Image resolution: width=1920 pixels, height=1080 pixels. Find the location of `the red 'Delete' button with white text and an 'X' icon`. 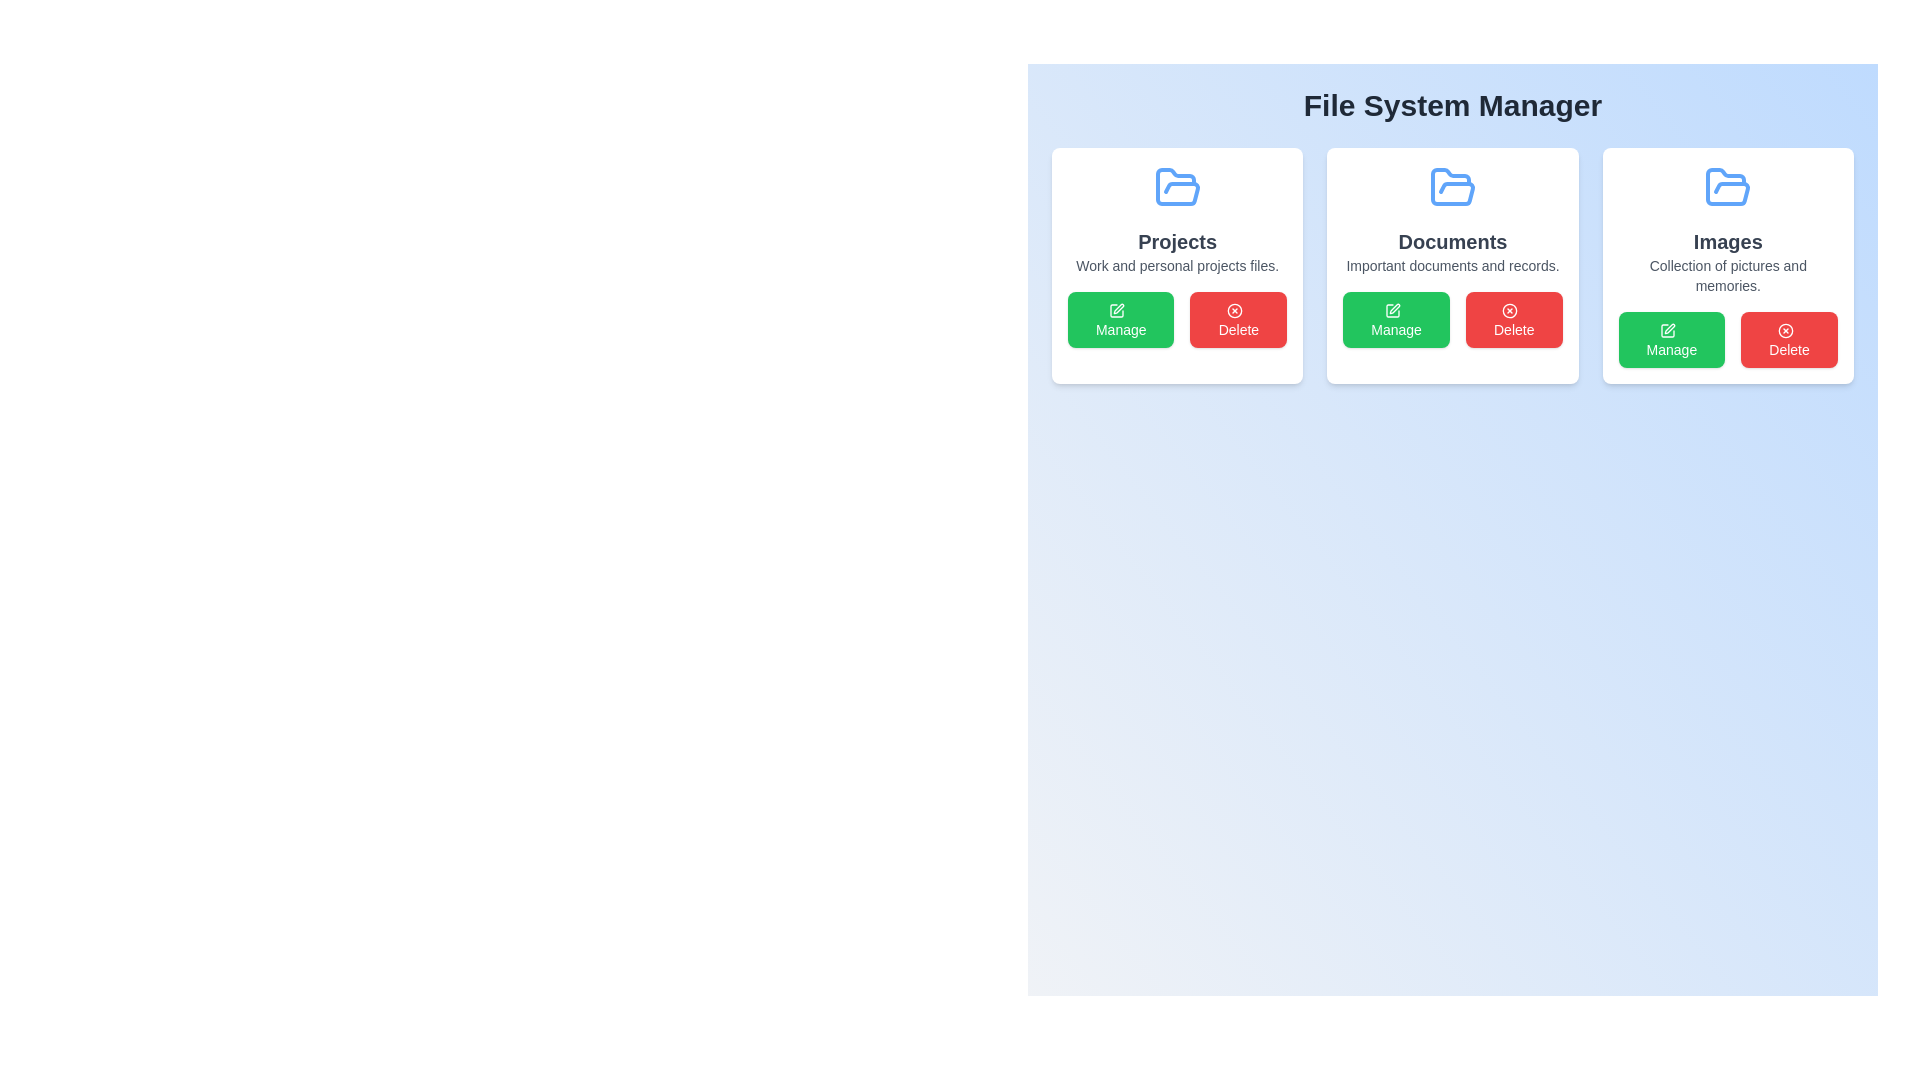

the red 'Delete' button with white text and an 'X' icon is located at coordinates (1514, 319).